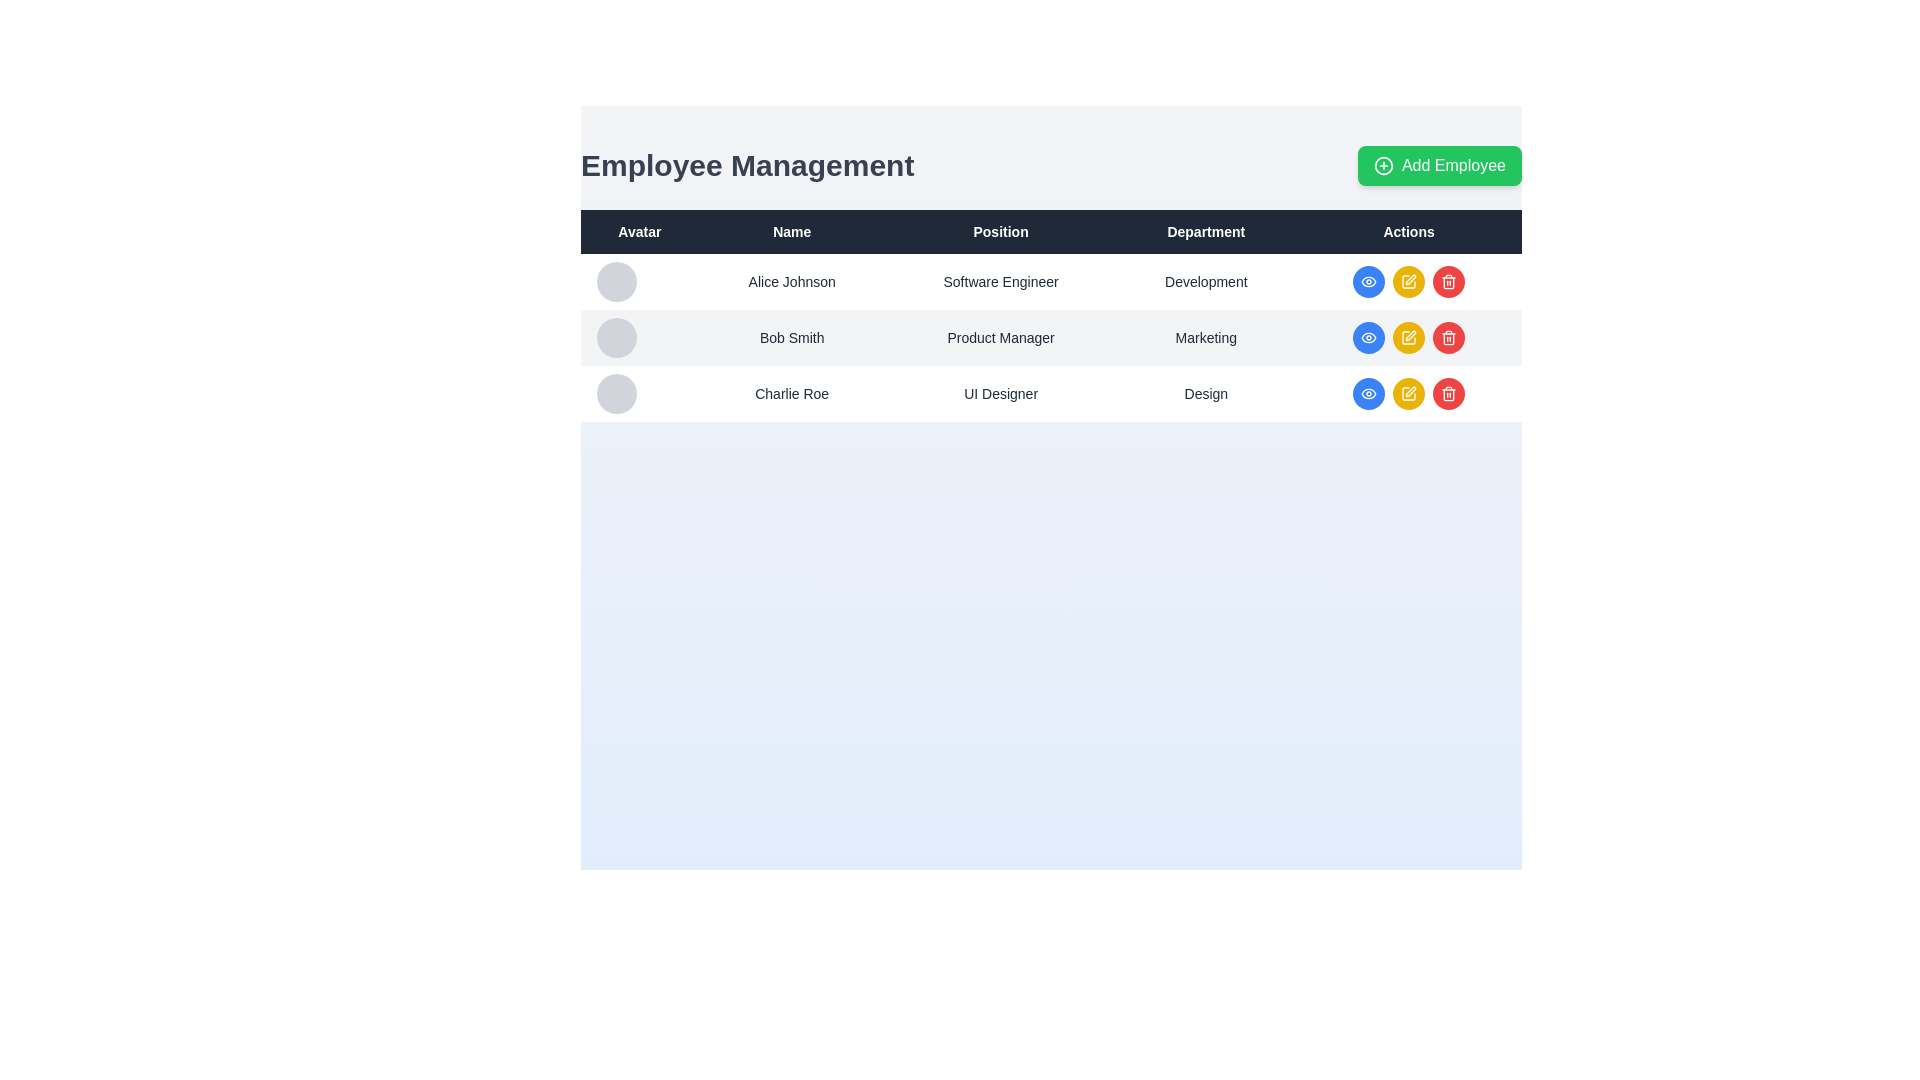 This screenshot has width=1920, height=1080. What do you see at coordinates (1205, 337) in the screenshot?
I see `the non-interactive text label indicating the department 'Marketing' for the individual named 'Bob Smith', located in the 'Department' column of the interface` at bounding box center [1205, 337].